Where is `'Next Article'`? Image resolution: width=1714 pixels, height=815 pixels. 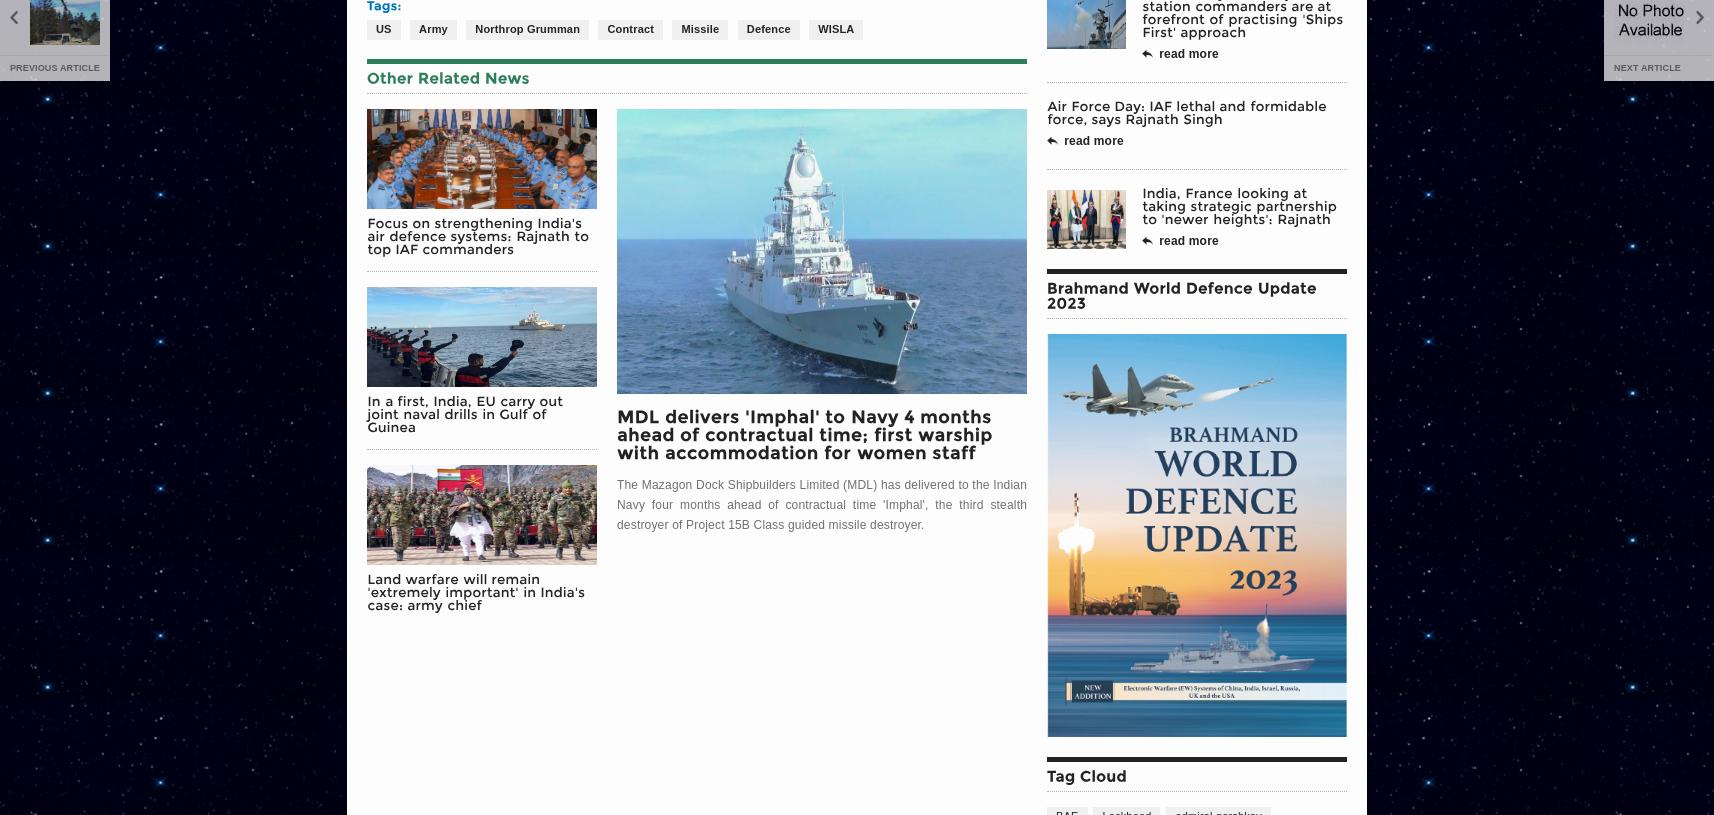 'Next Article' is located at coordinates (1614, 66).